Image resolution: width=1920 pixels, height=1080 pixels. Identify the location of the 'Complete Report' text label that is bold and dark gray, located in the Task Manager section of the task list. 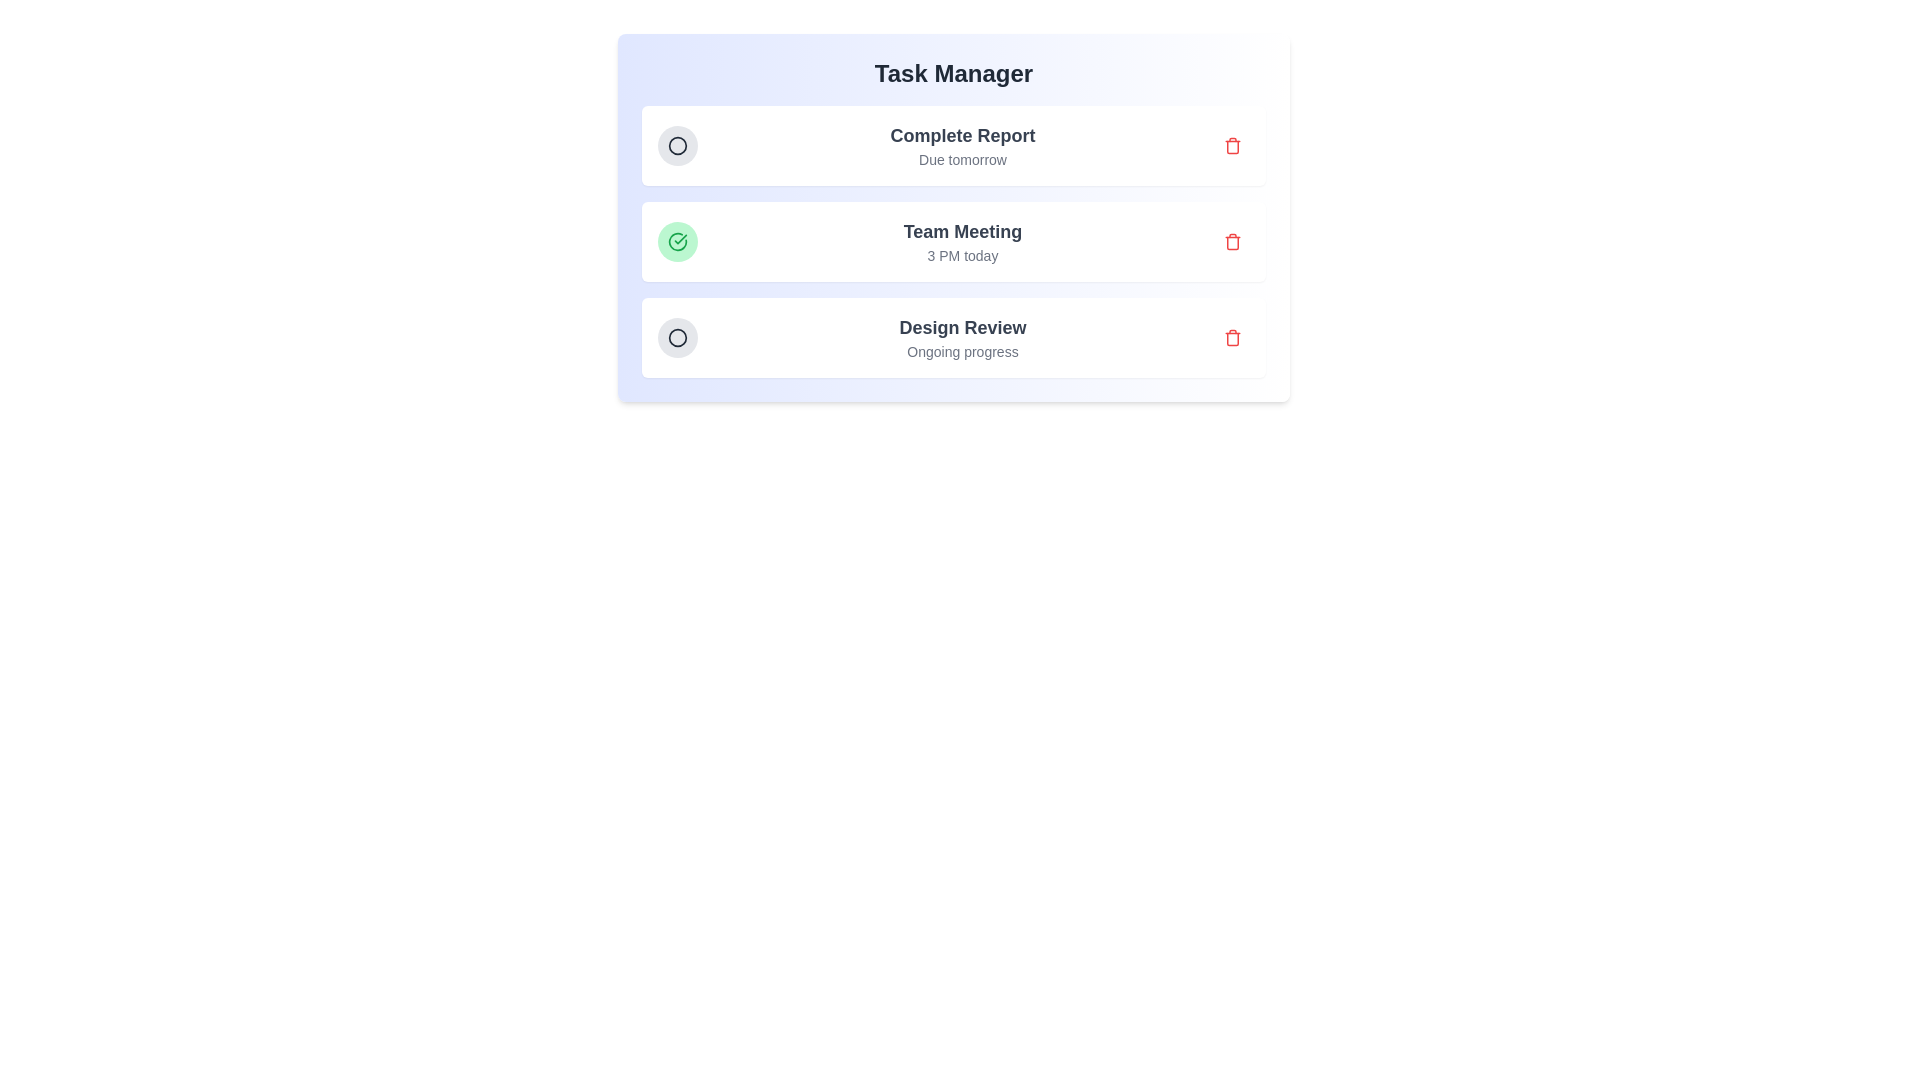
(963, 135).